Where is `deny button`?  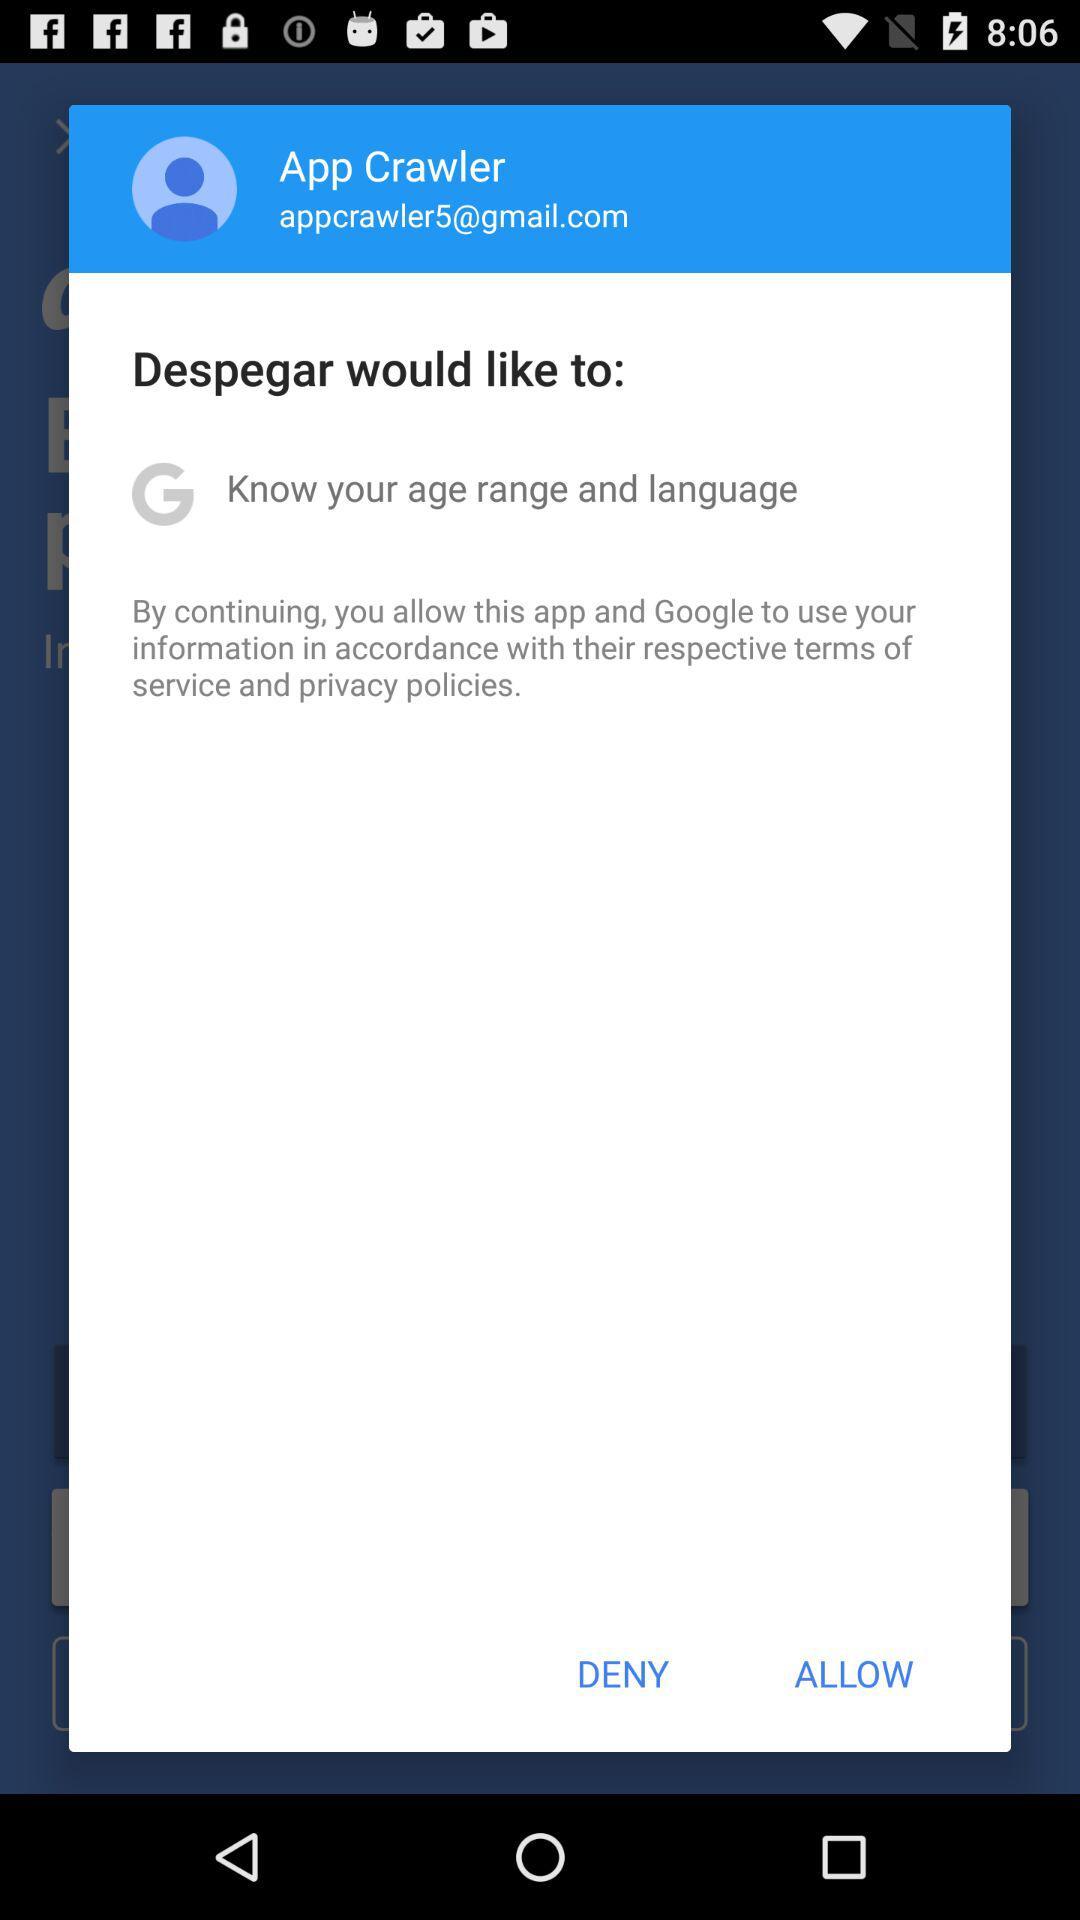
deny button is located at coordinates (621, 1673).